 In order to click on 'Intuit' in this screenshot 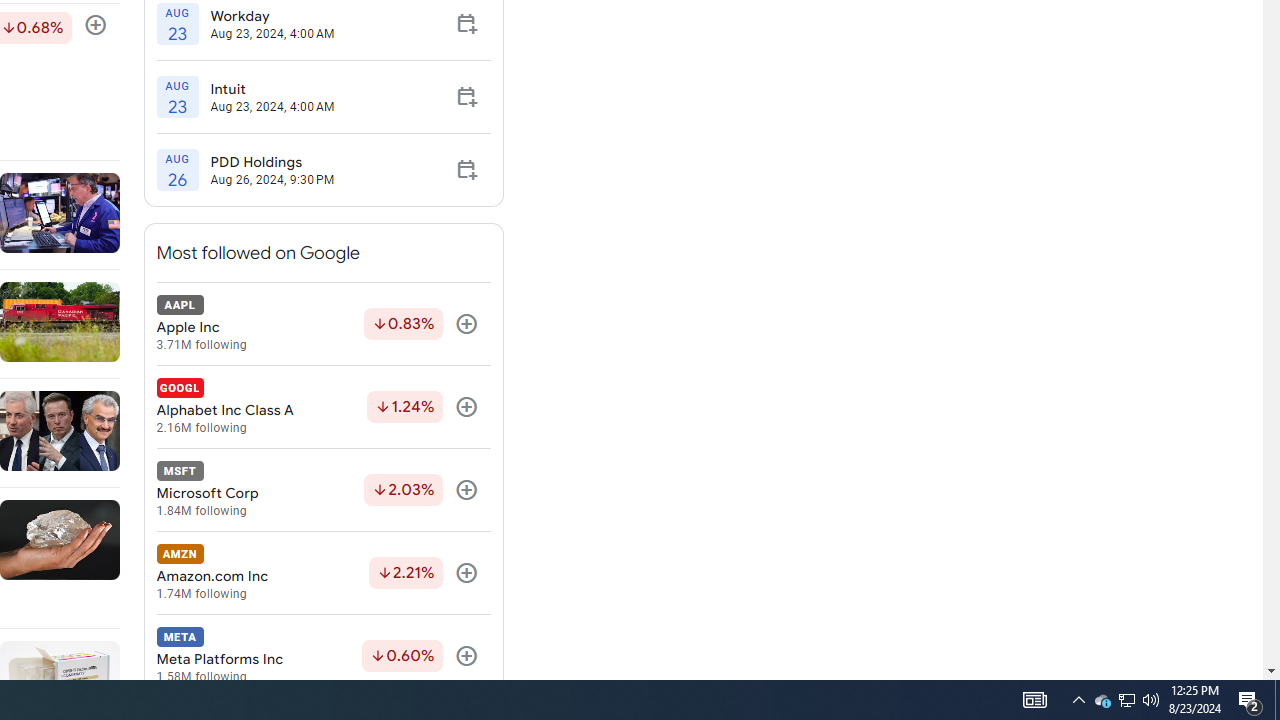, I will do `click(271, 88)`.